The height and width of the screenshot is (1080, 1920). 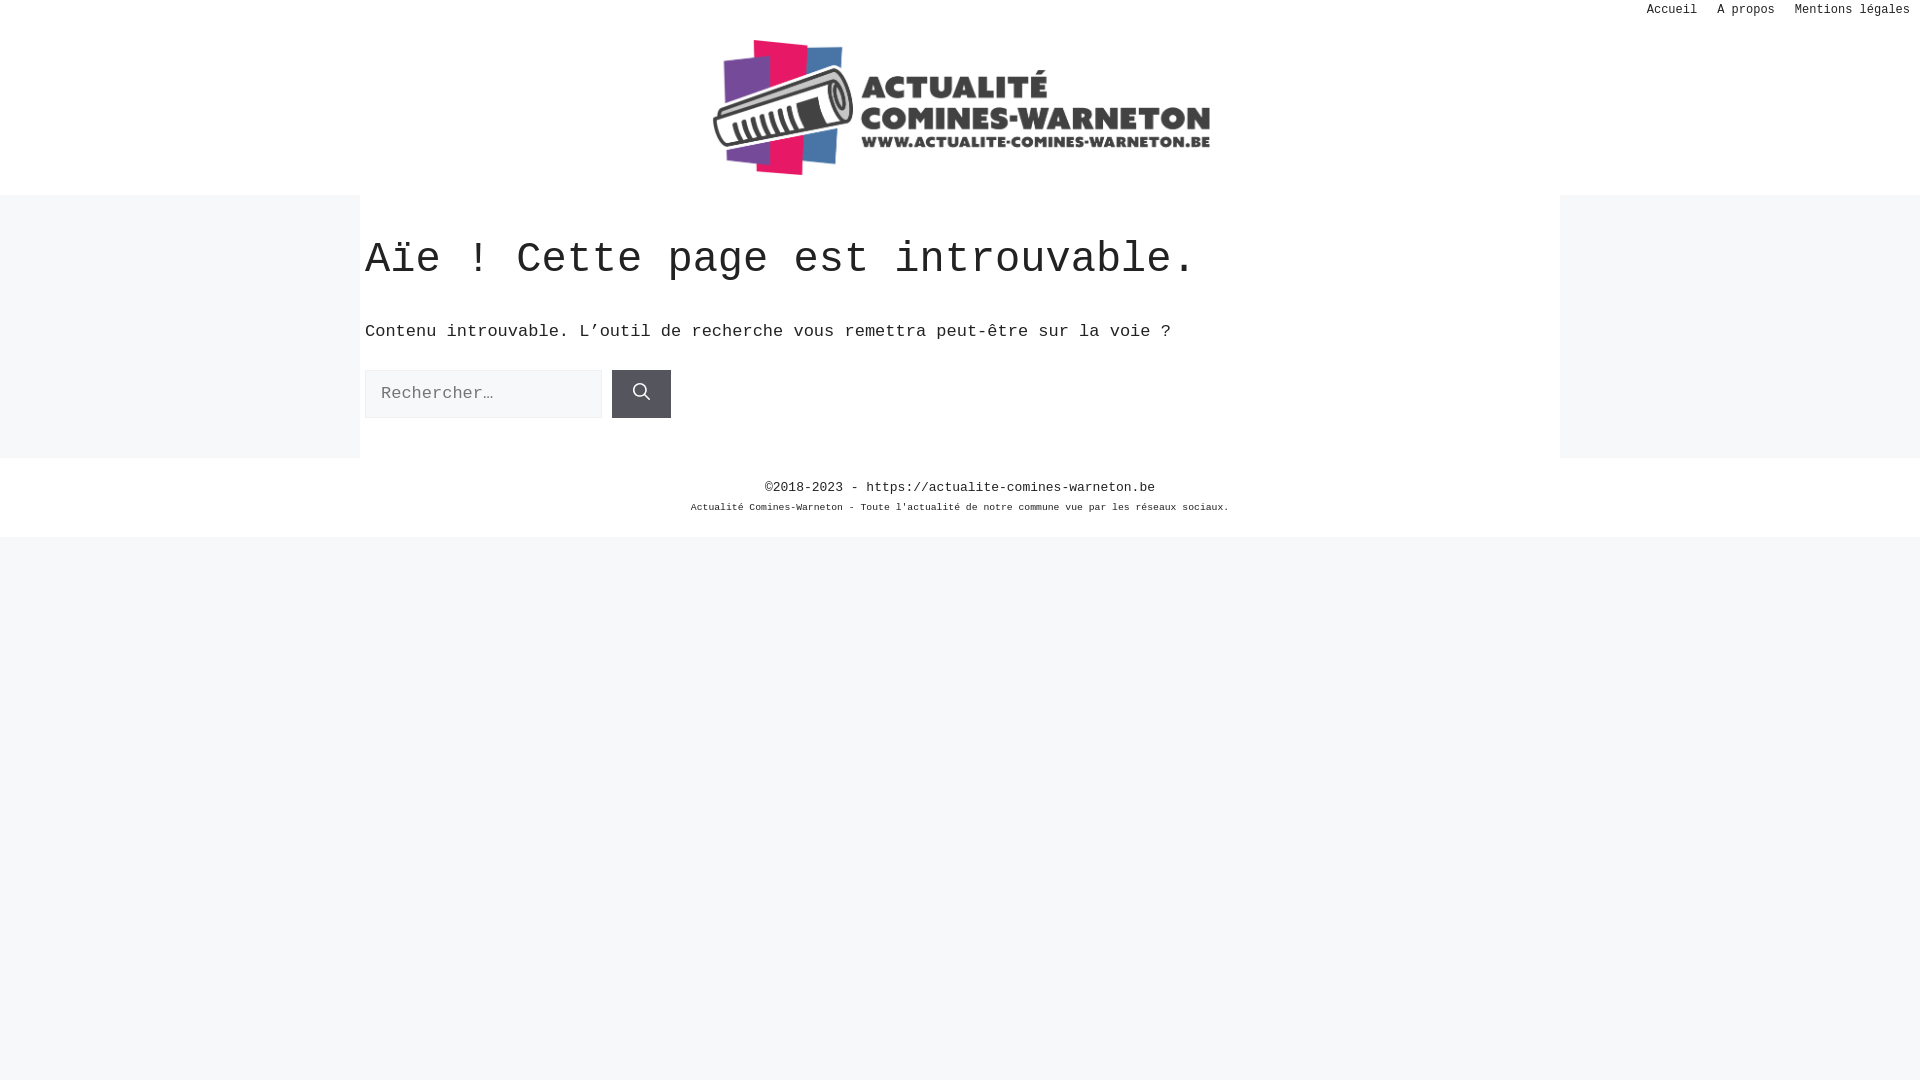 What do you see at coordinates (1745, 10) in the screenshot?
I see `'A propos'` at bounding box center [1745, 10].